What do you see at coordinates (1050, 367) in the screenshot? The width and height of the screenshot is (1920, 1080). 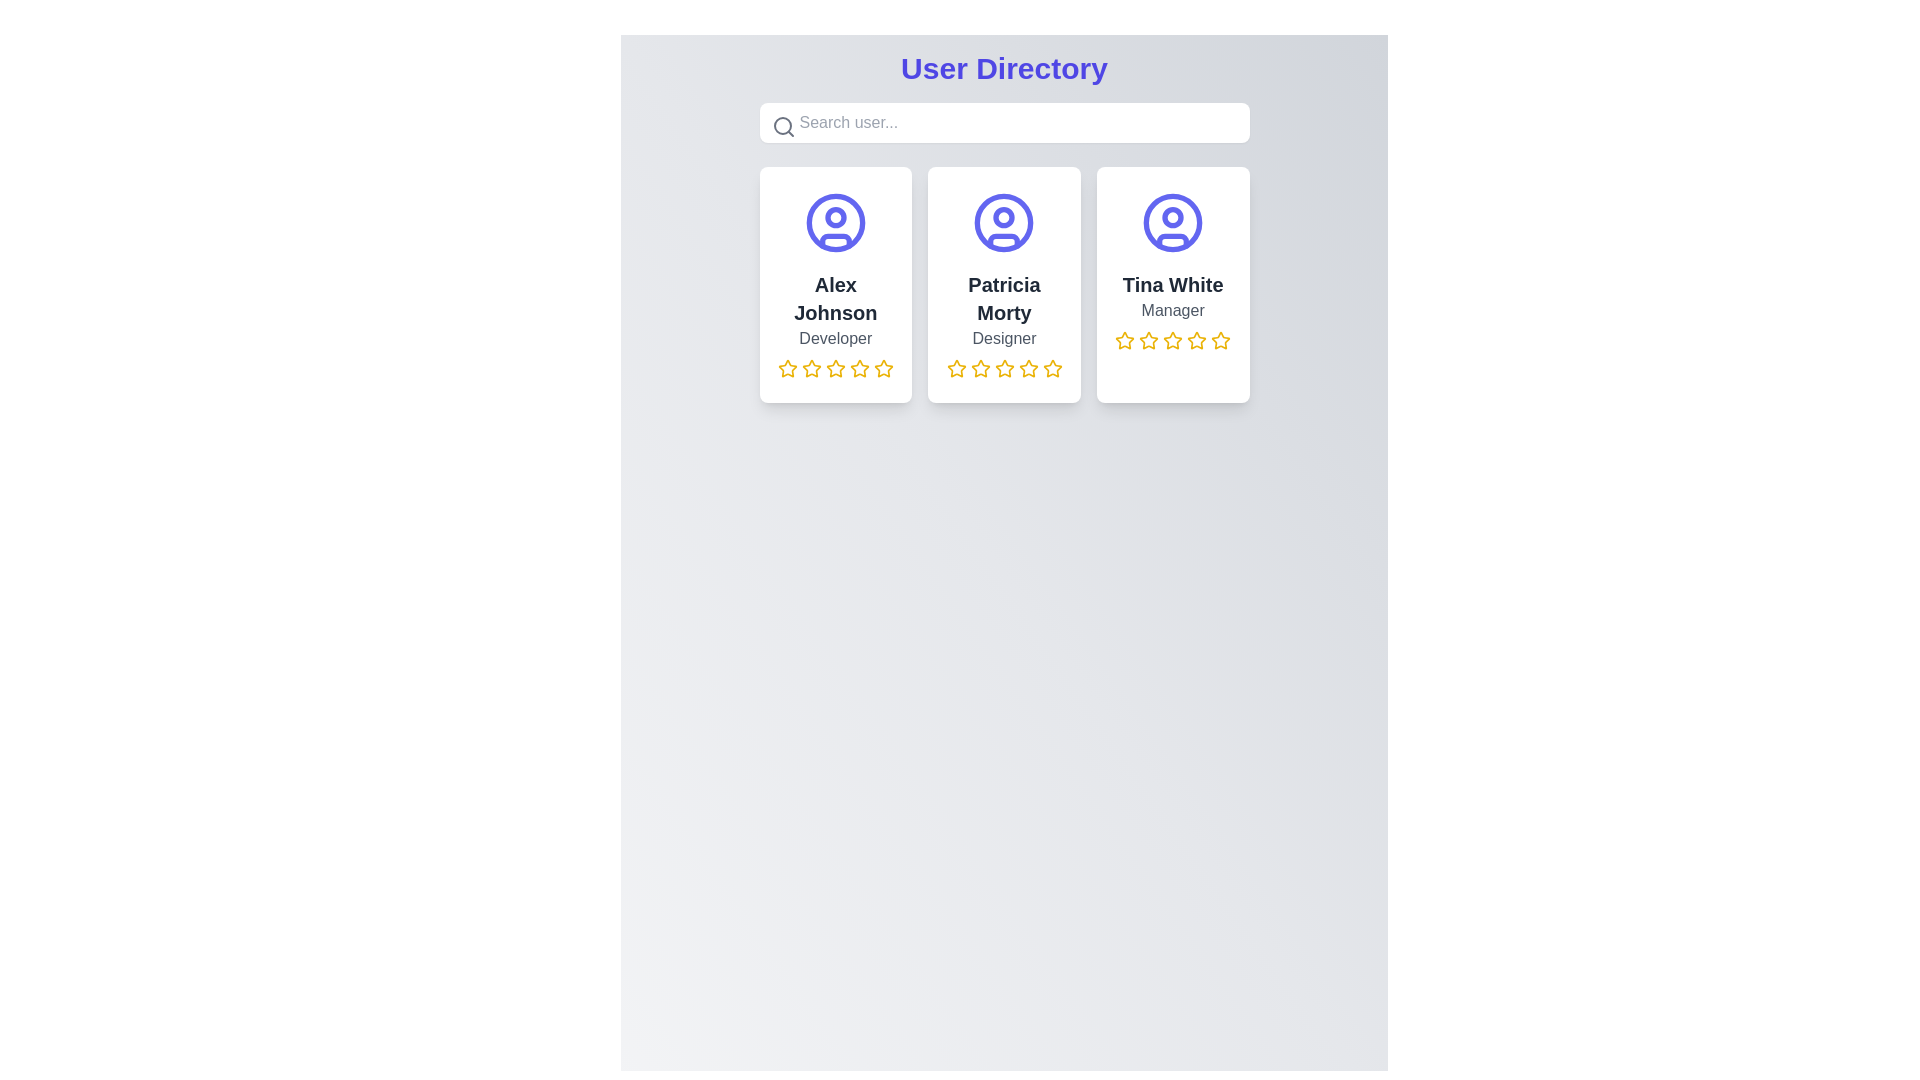 I see `the fifth star icon to rate 'Patricia Morty' with 5 stars` at bounding box center [1050, 367].